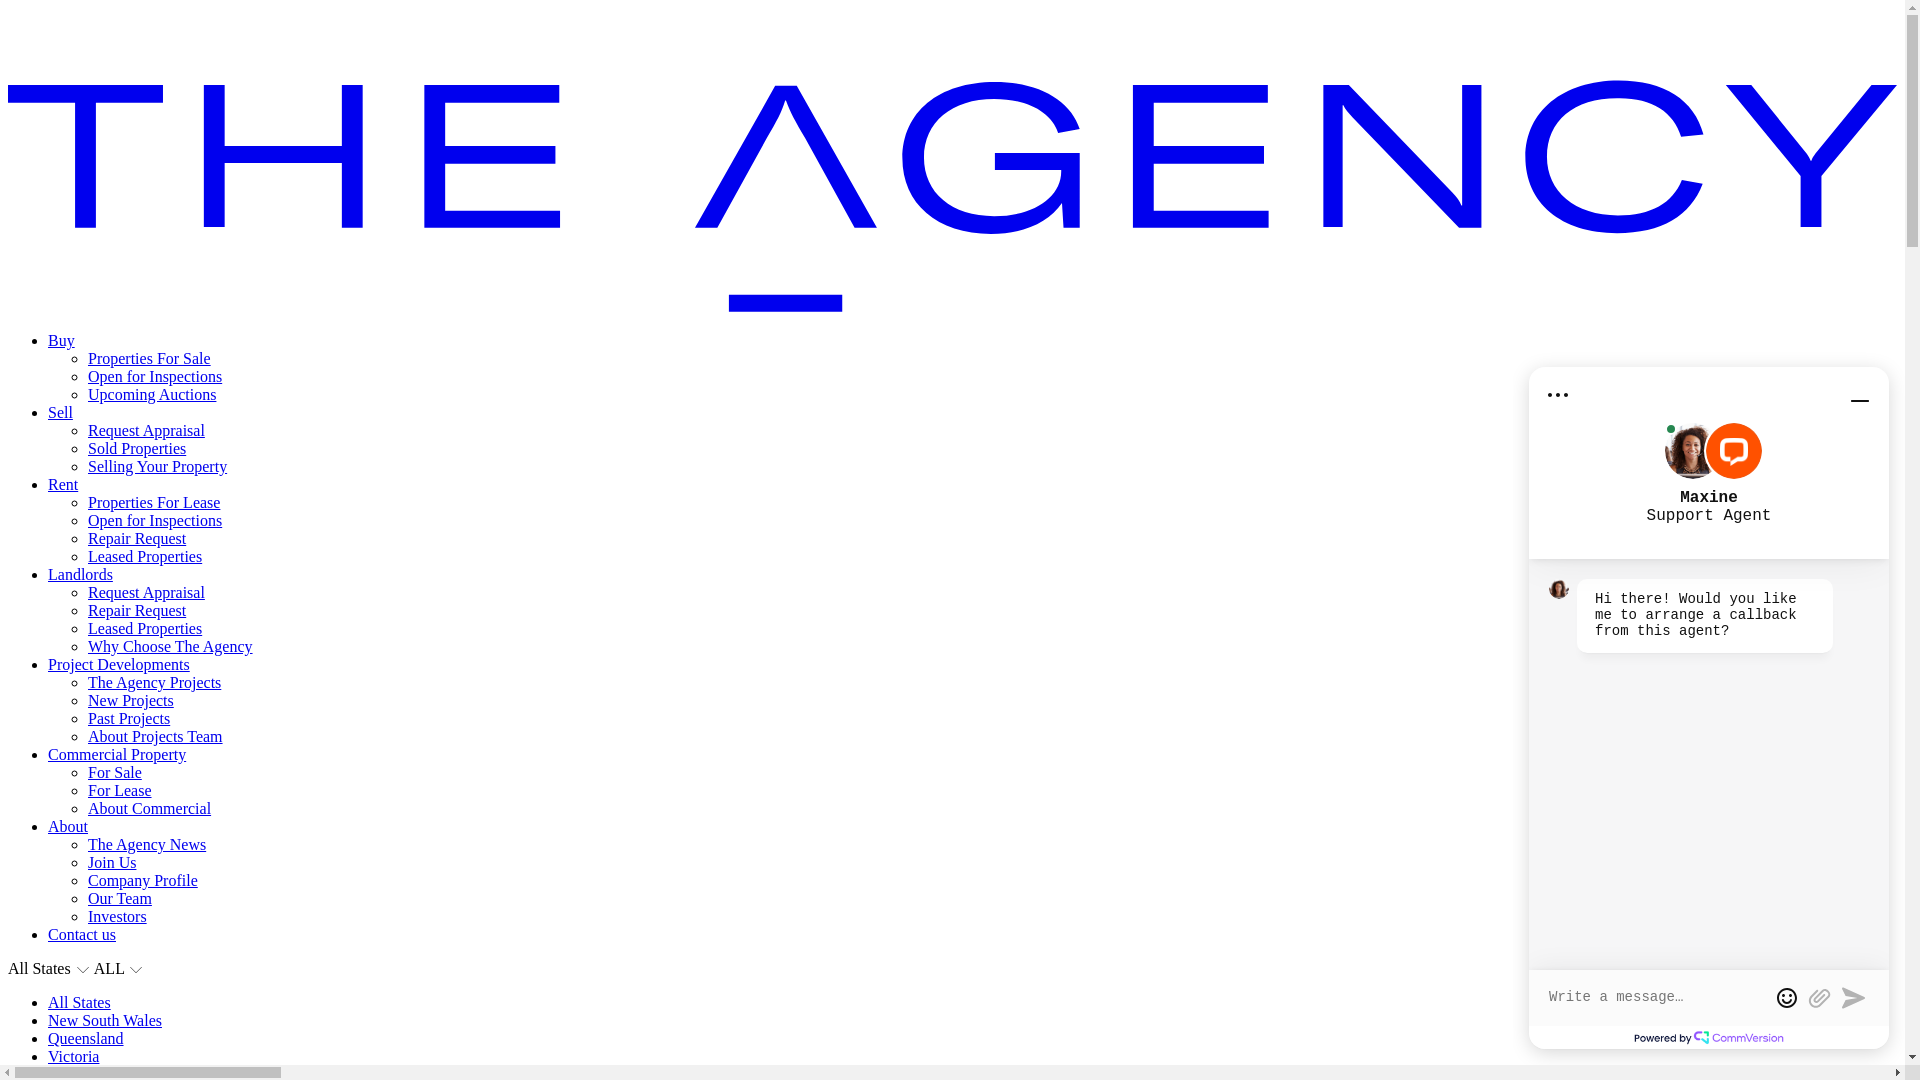 This screenshot has width=1920, height=1080. What do you see at coordinates (86, 681) in the screenshot?
I see `'The Agency Projects'` at bounding box center [86, 681].